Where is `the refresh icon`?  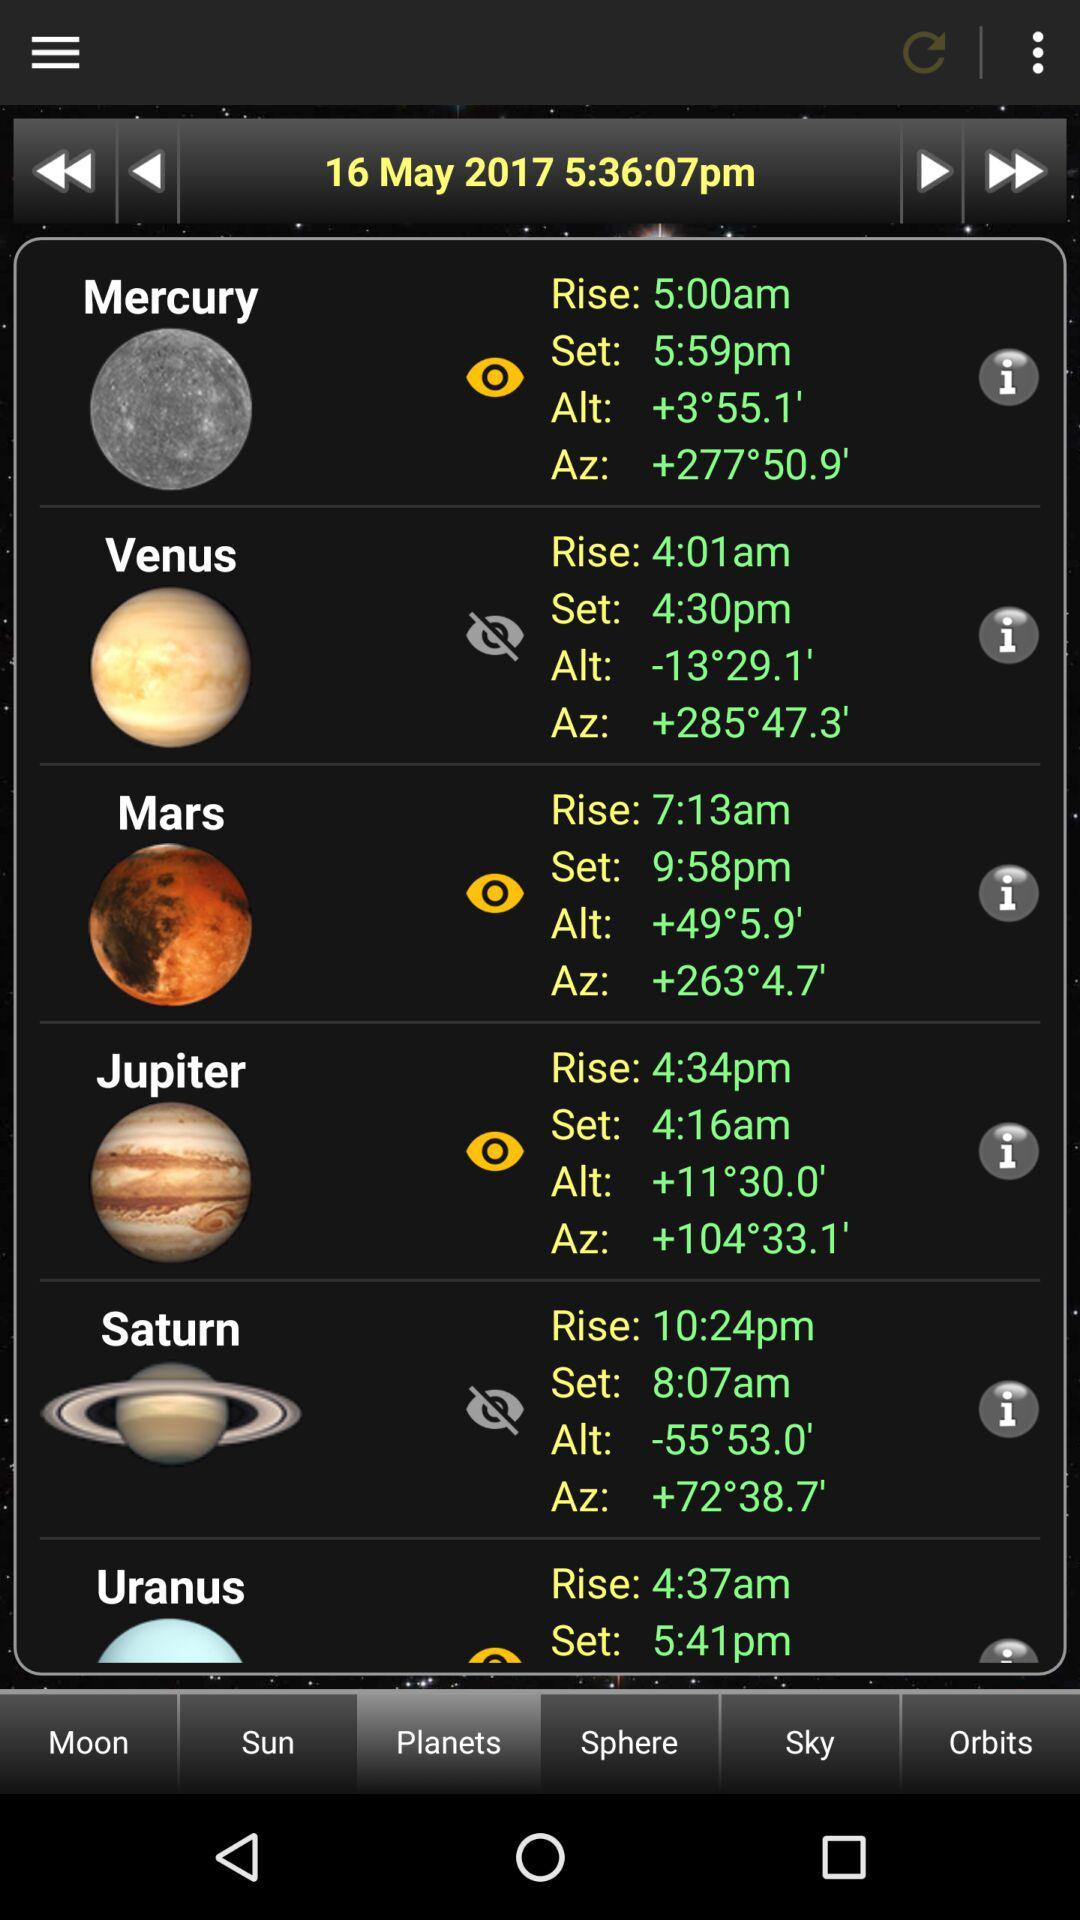 the refresh icon is located at coordinates (924, 52).